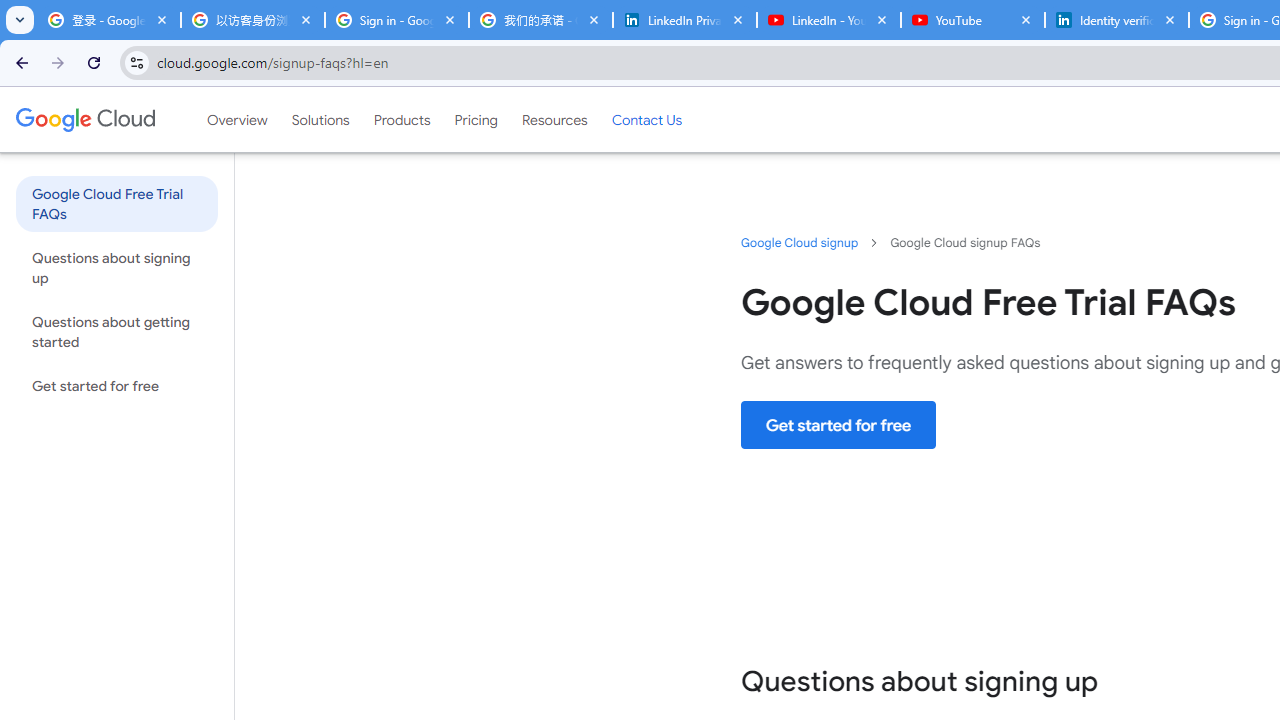 This screenshot has width=1280, height=720. I want to click on 'Solutions', so click(320, 119).